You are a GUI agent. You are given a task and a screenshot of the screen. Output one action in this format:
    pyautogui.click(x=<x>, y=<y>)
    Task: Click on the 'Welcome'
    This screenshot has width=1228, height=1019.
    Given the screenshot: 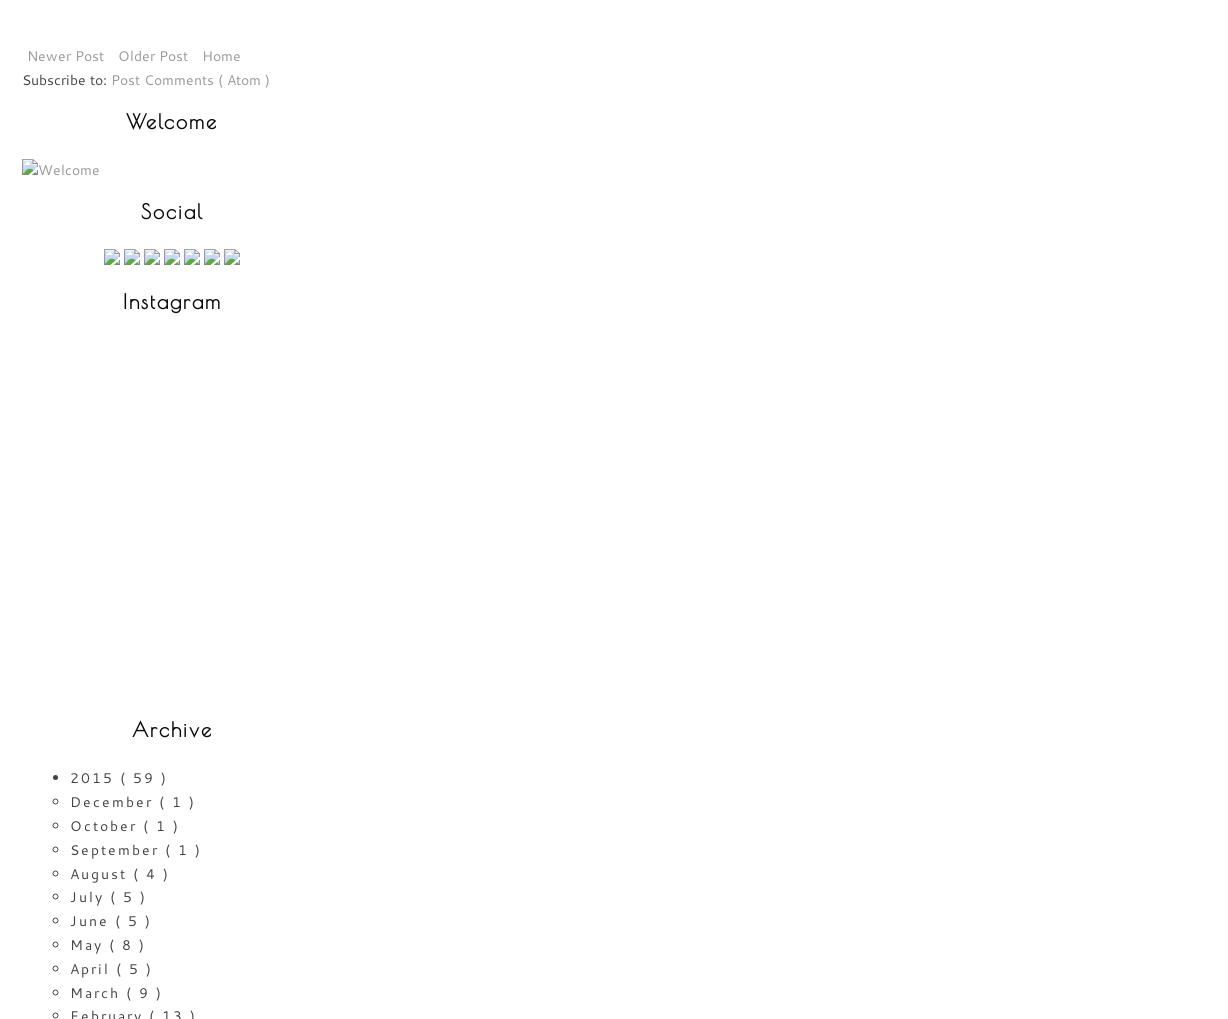 What is the action you would take?
    pyautogui.click(x=171, y=120)
    